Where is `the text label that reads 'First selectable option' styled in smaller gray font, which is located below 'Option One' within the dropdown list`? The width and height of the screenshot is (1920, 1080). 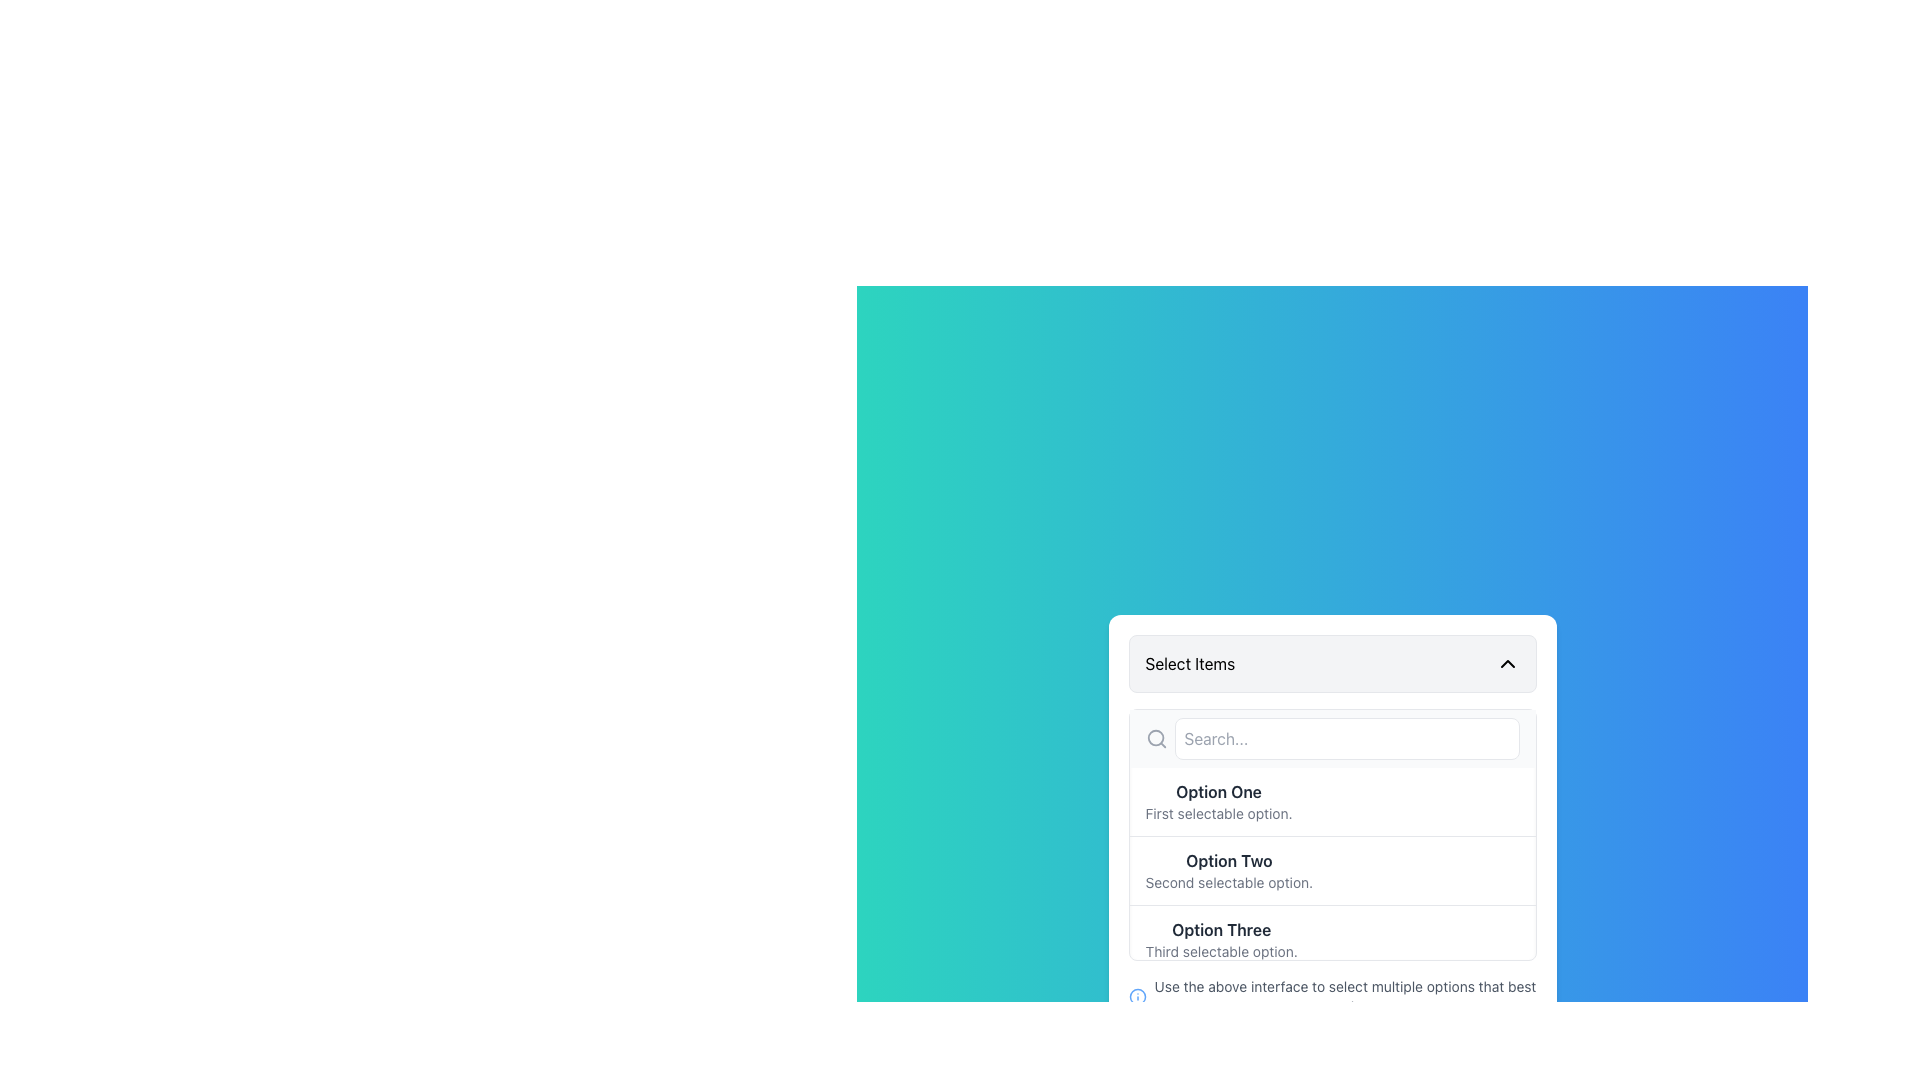
the text label that reads 'First selectable option' styled in smaller gray font, which is located below 'Option One' within the dropdown list is located at coordinates (1218, 813).